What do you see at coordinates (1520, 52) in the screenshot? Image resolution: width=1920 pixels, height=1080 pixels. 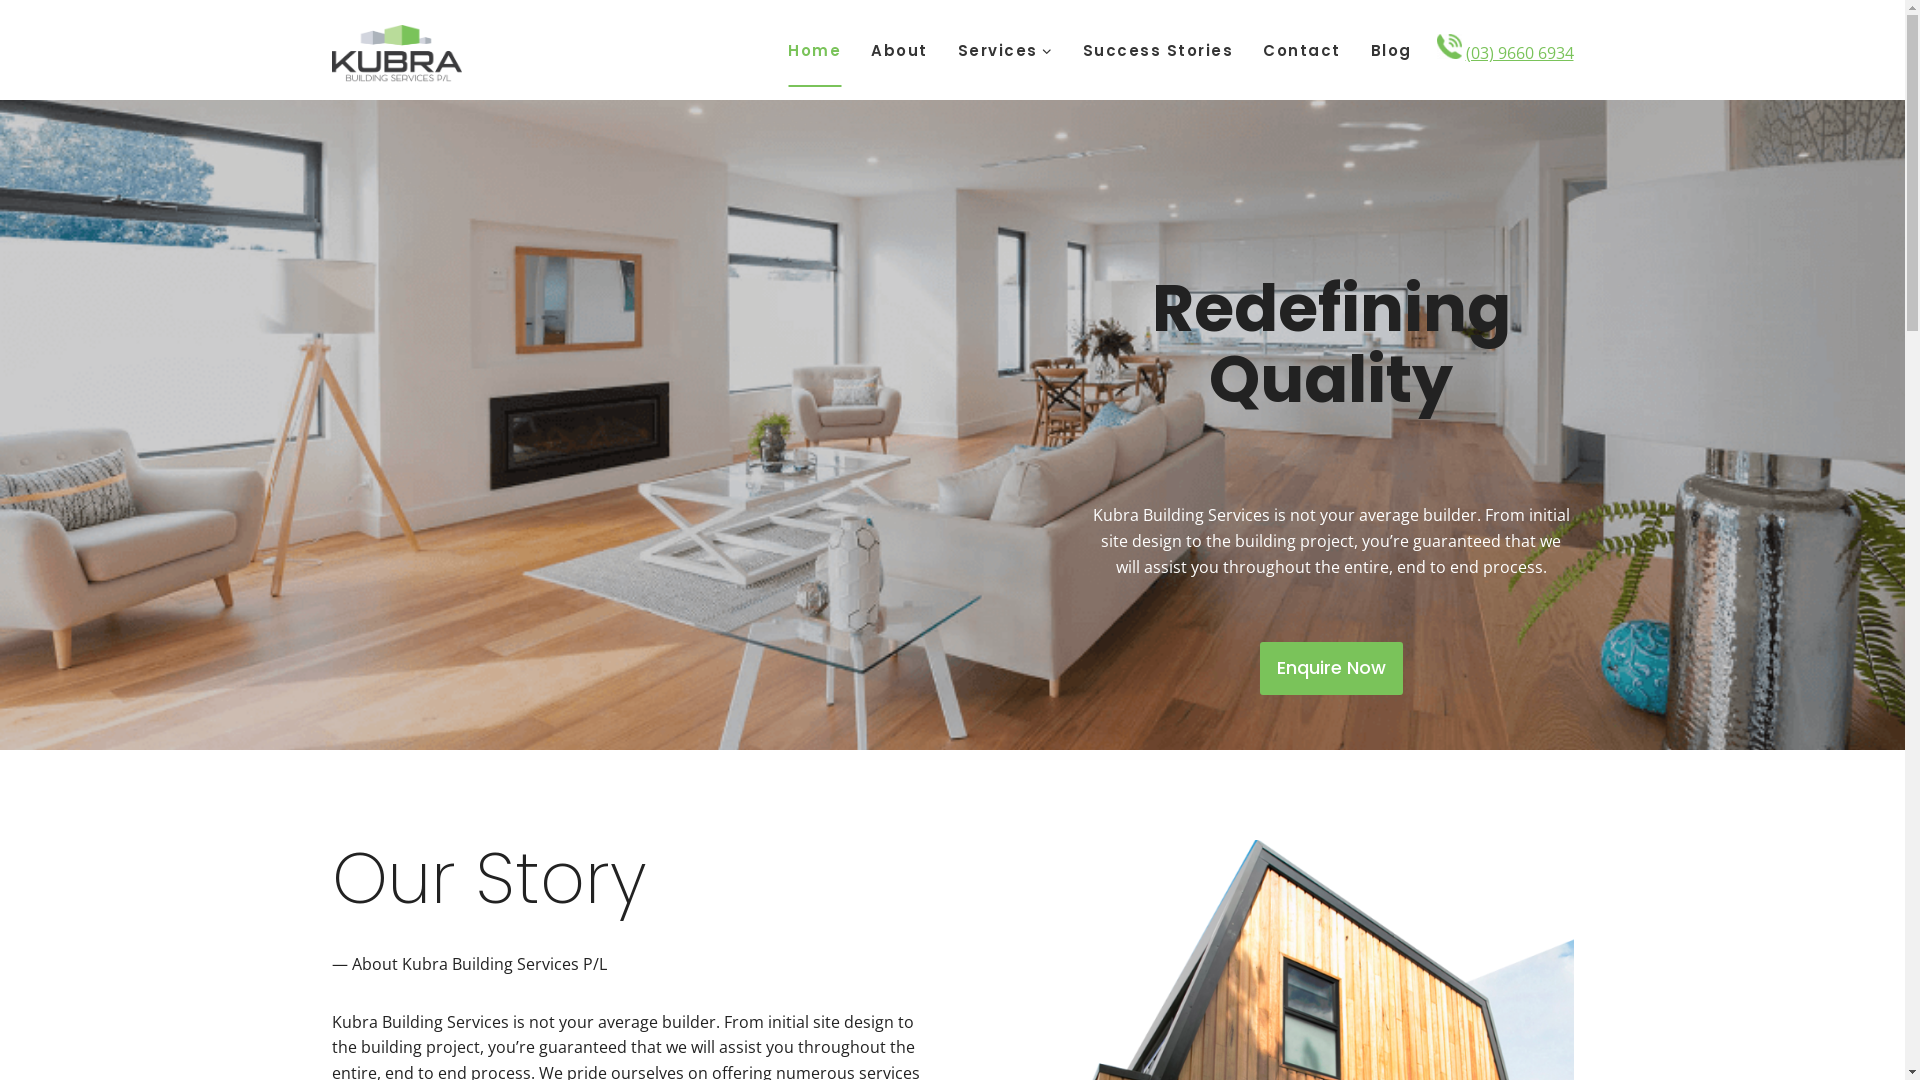 I see `'(03) 9660 6934'` at bounding box center [1520, 52].